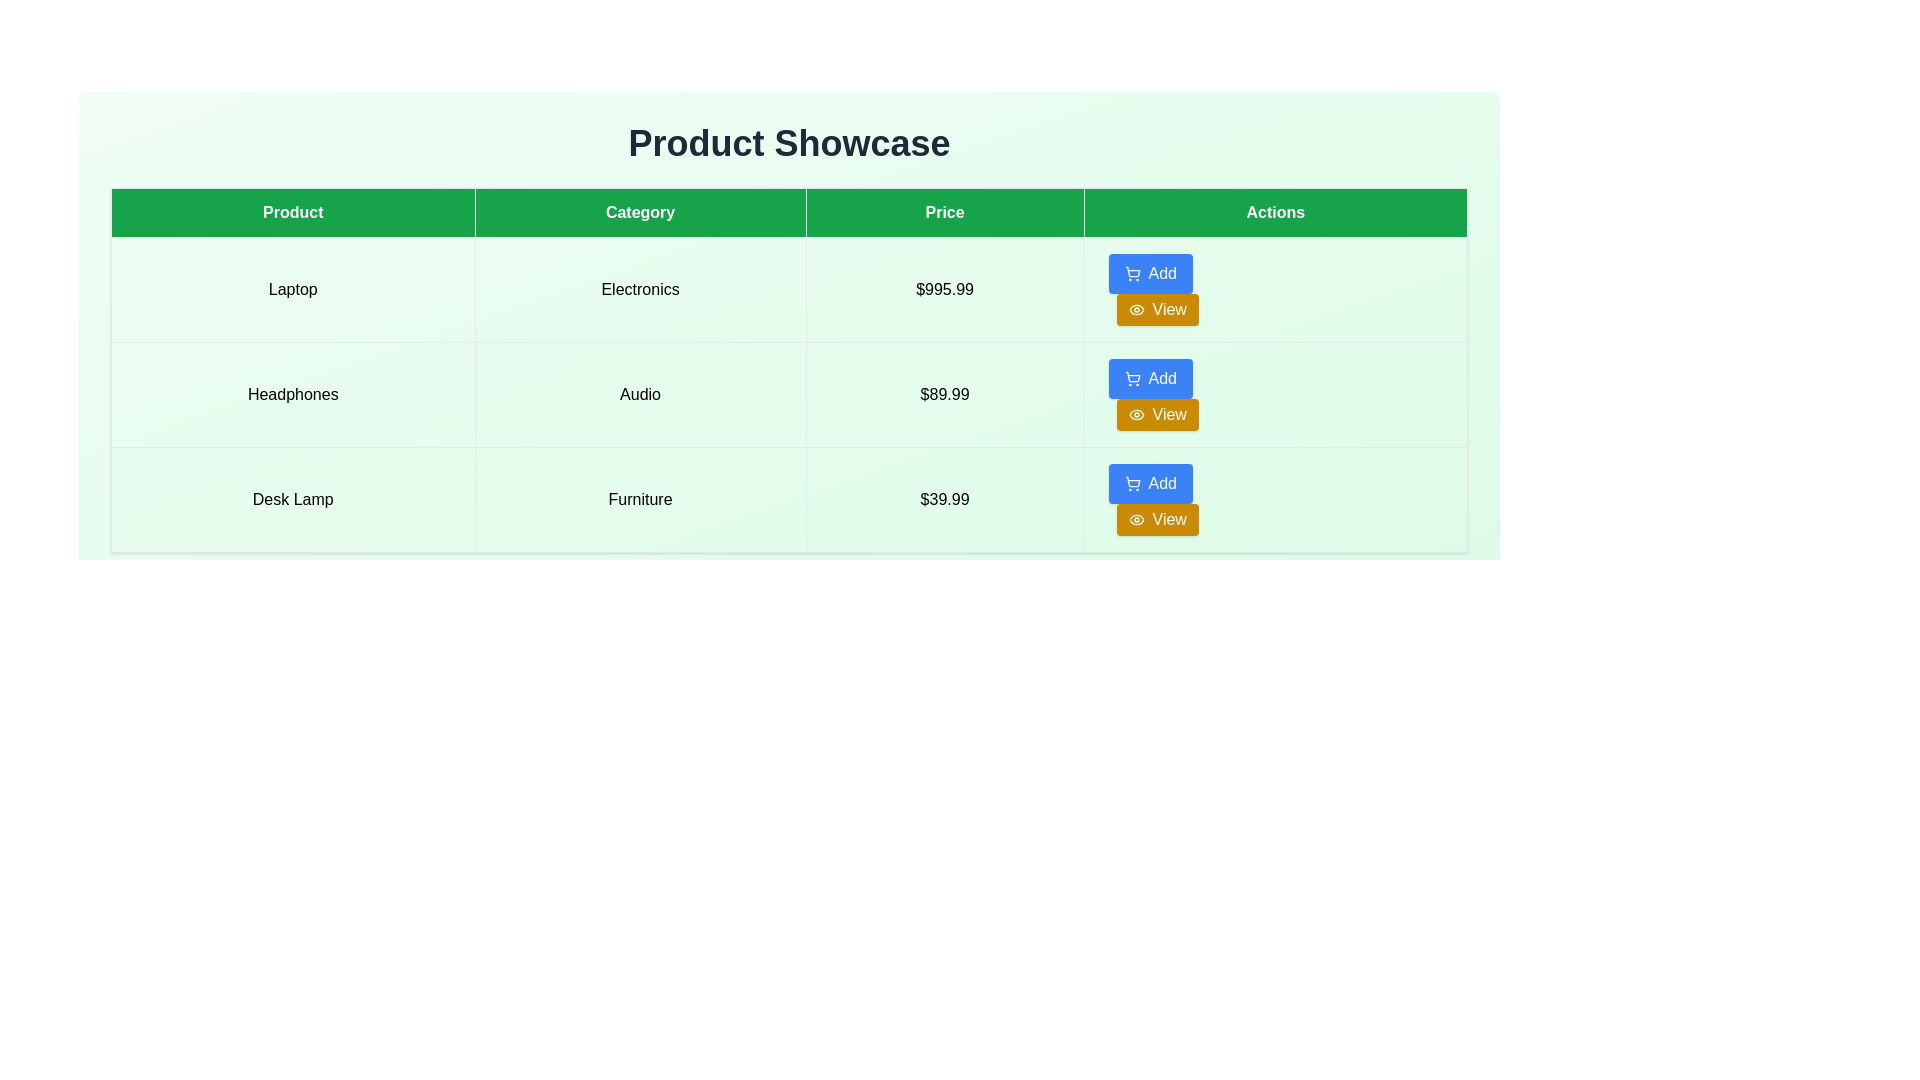 The height and width of the screenshot is (1080, 1920). What do you see at coordinates (944, 289) in the screenshot?
I see `the price text label located in the third column of the first row of the table, which displays the product price and is flanked by 'Electronics' on the left and 'Add View' controls on the right` at bounding box center [944, 289].